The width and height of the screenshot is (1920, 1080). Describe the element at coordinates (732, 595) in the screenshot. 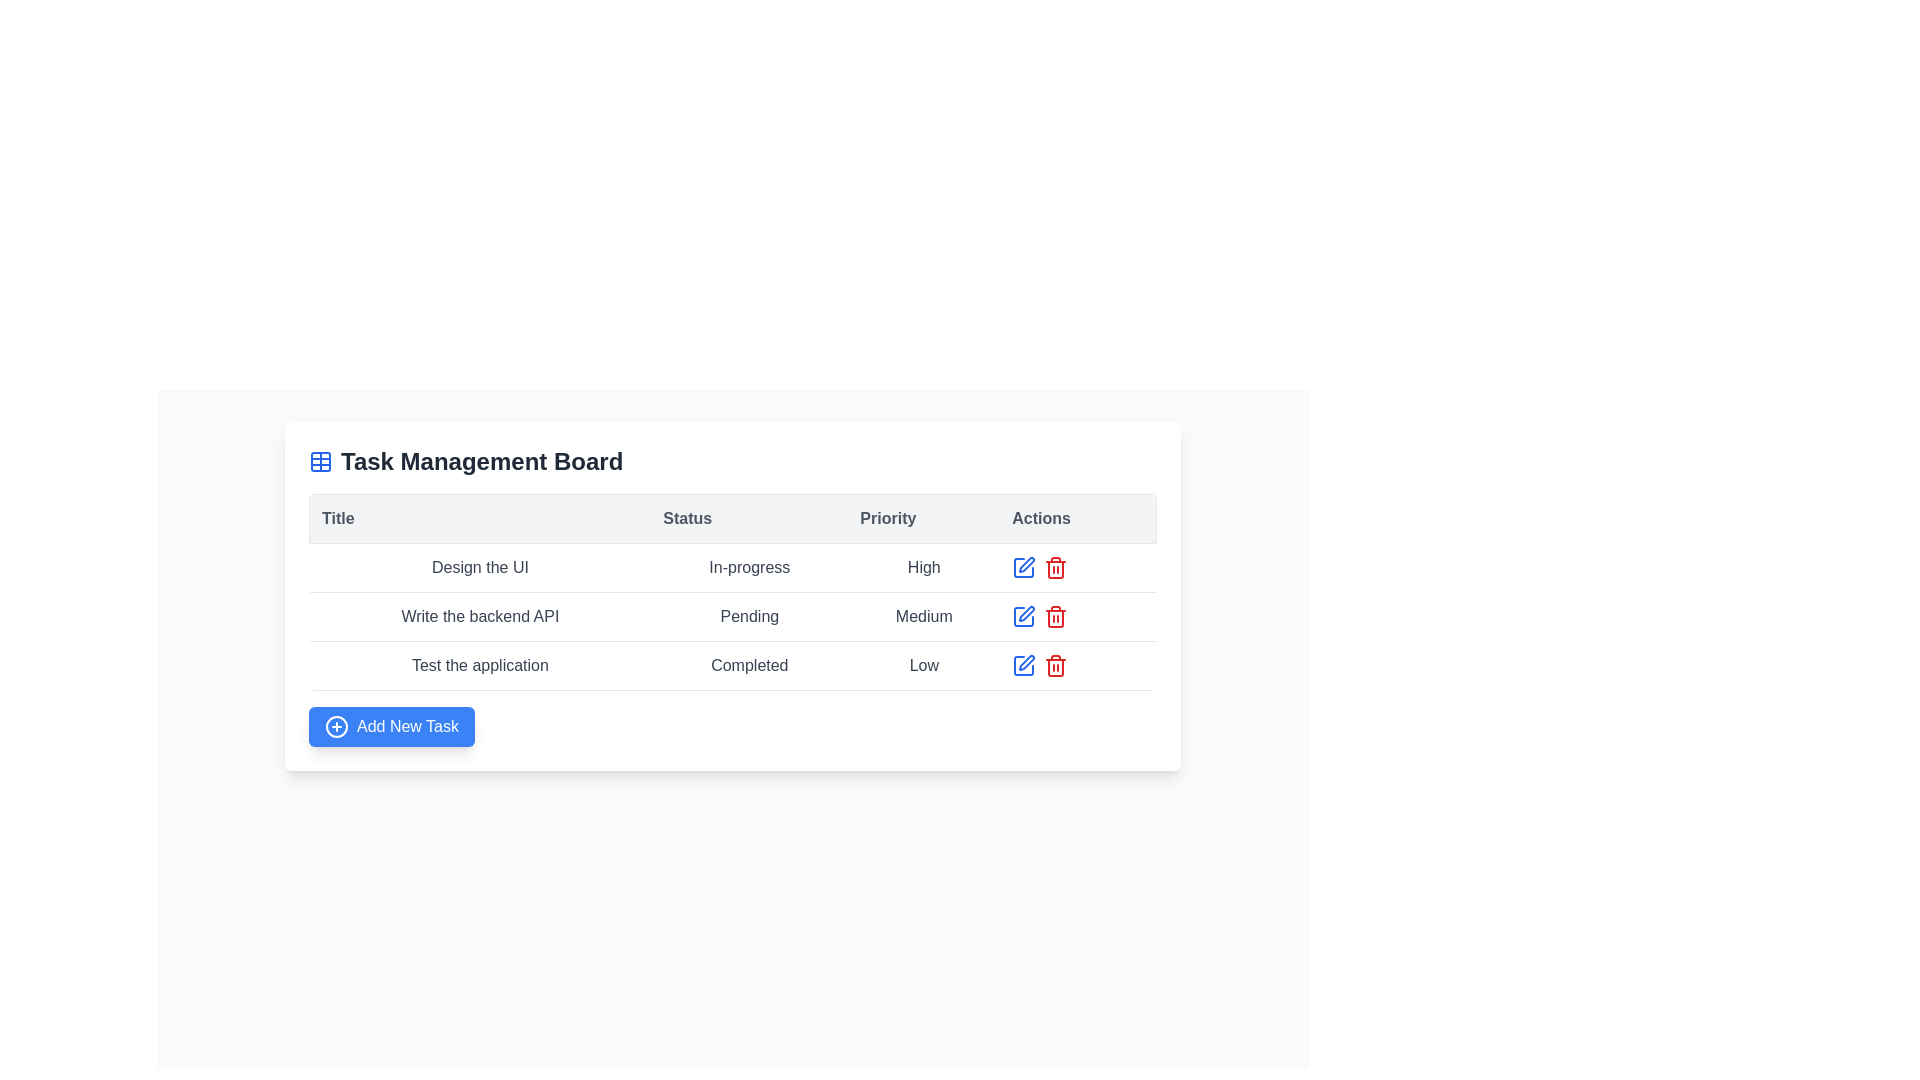

I see `the highlighted data row in the task management board containing the title 'Write the backend API', which is the second row in the table layout` at that location.